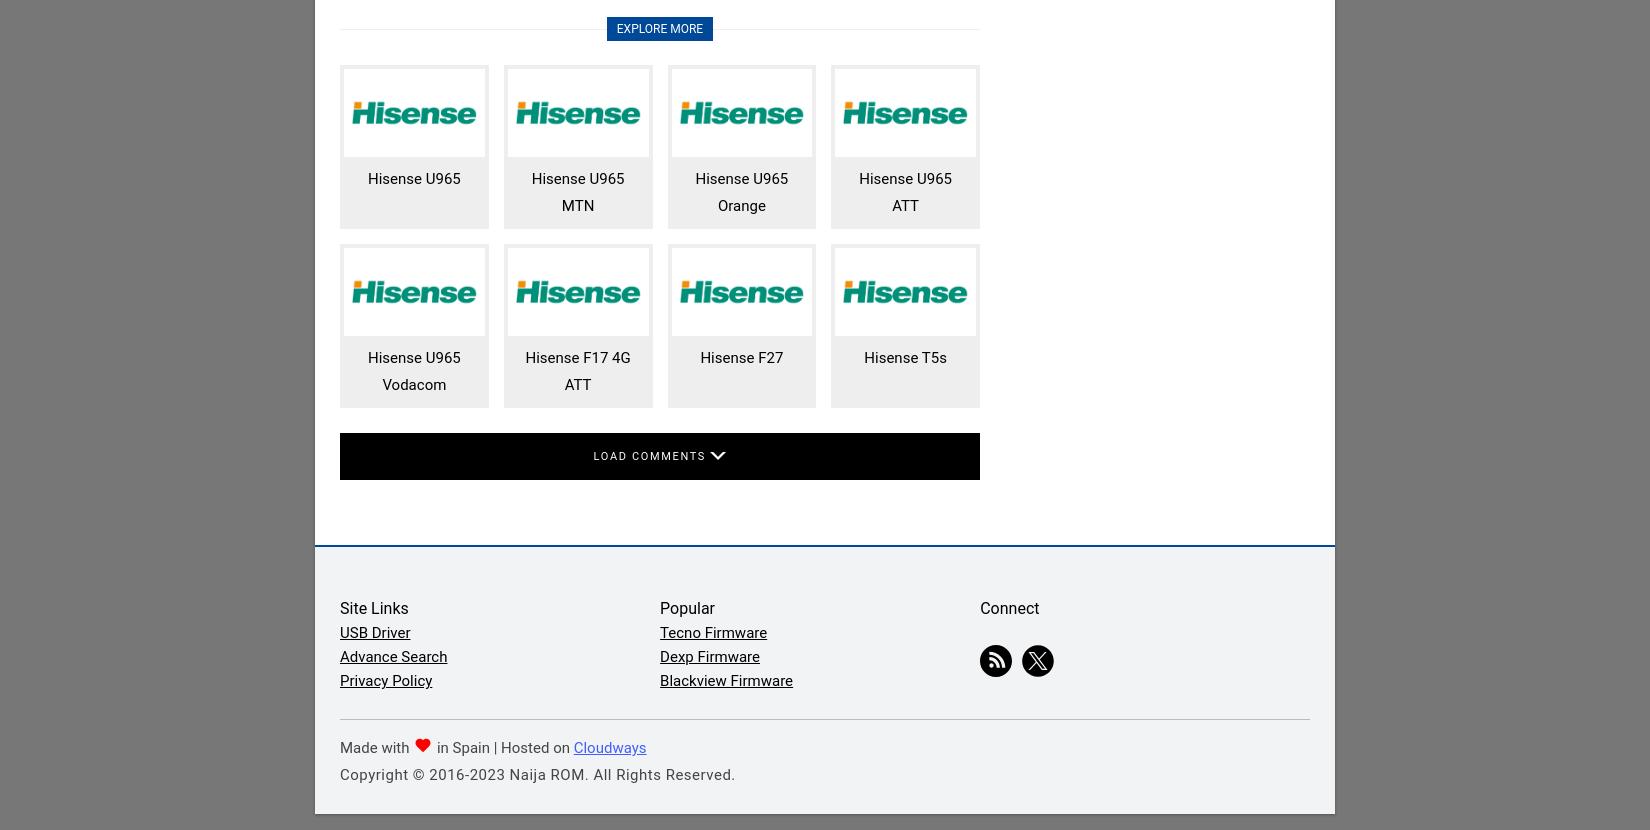 The image size is (1650, 830). What do you see at coordinates (374, 608) in the screenshot?
I see `'Site Links'` at bounding box center [374, 608].